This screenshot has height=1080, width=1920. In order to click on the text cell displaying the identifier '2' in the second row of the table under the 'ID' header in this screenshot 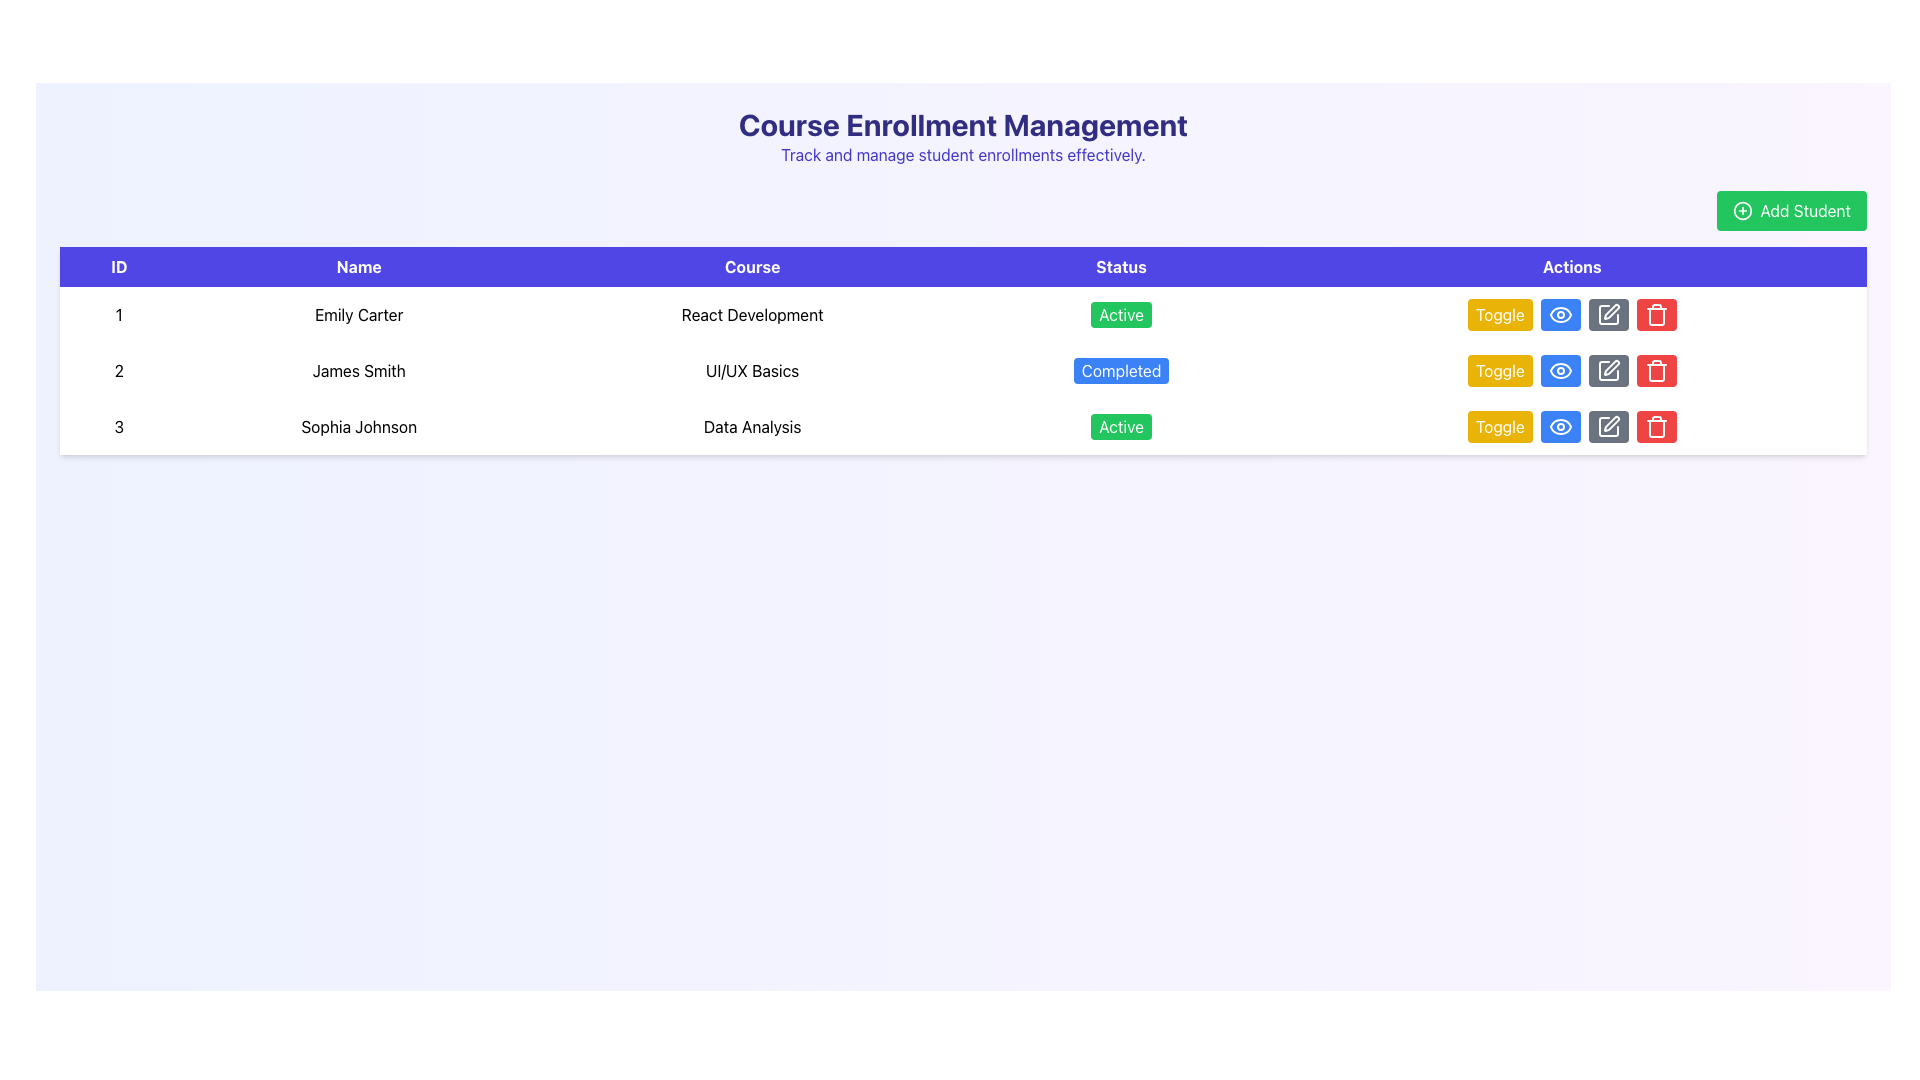, I will do `click(118, 370)`.